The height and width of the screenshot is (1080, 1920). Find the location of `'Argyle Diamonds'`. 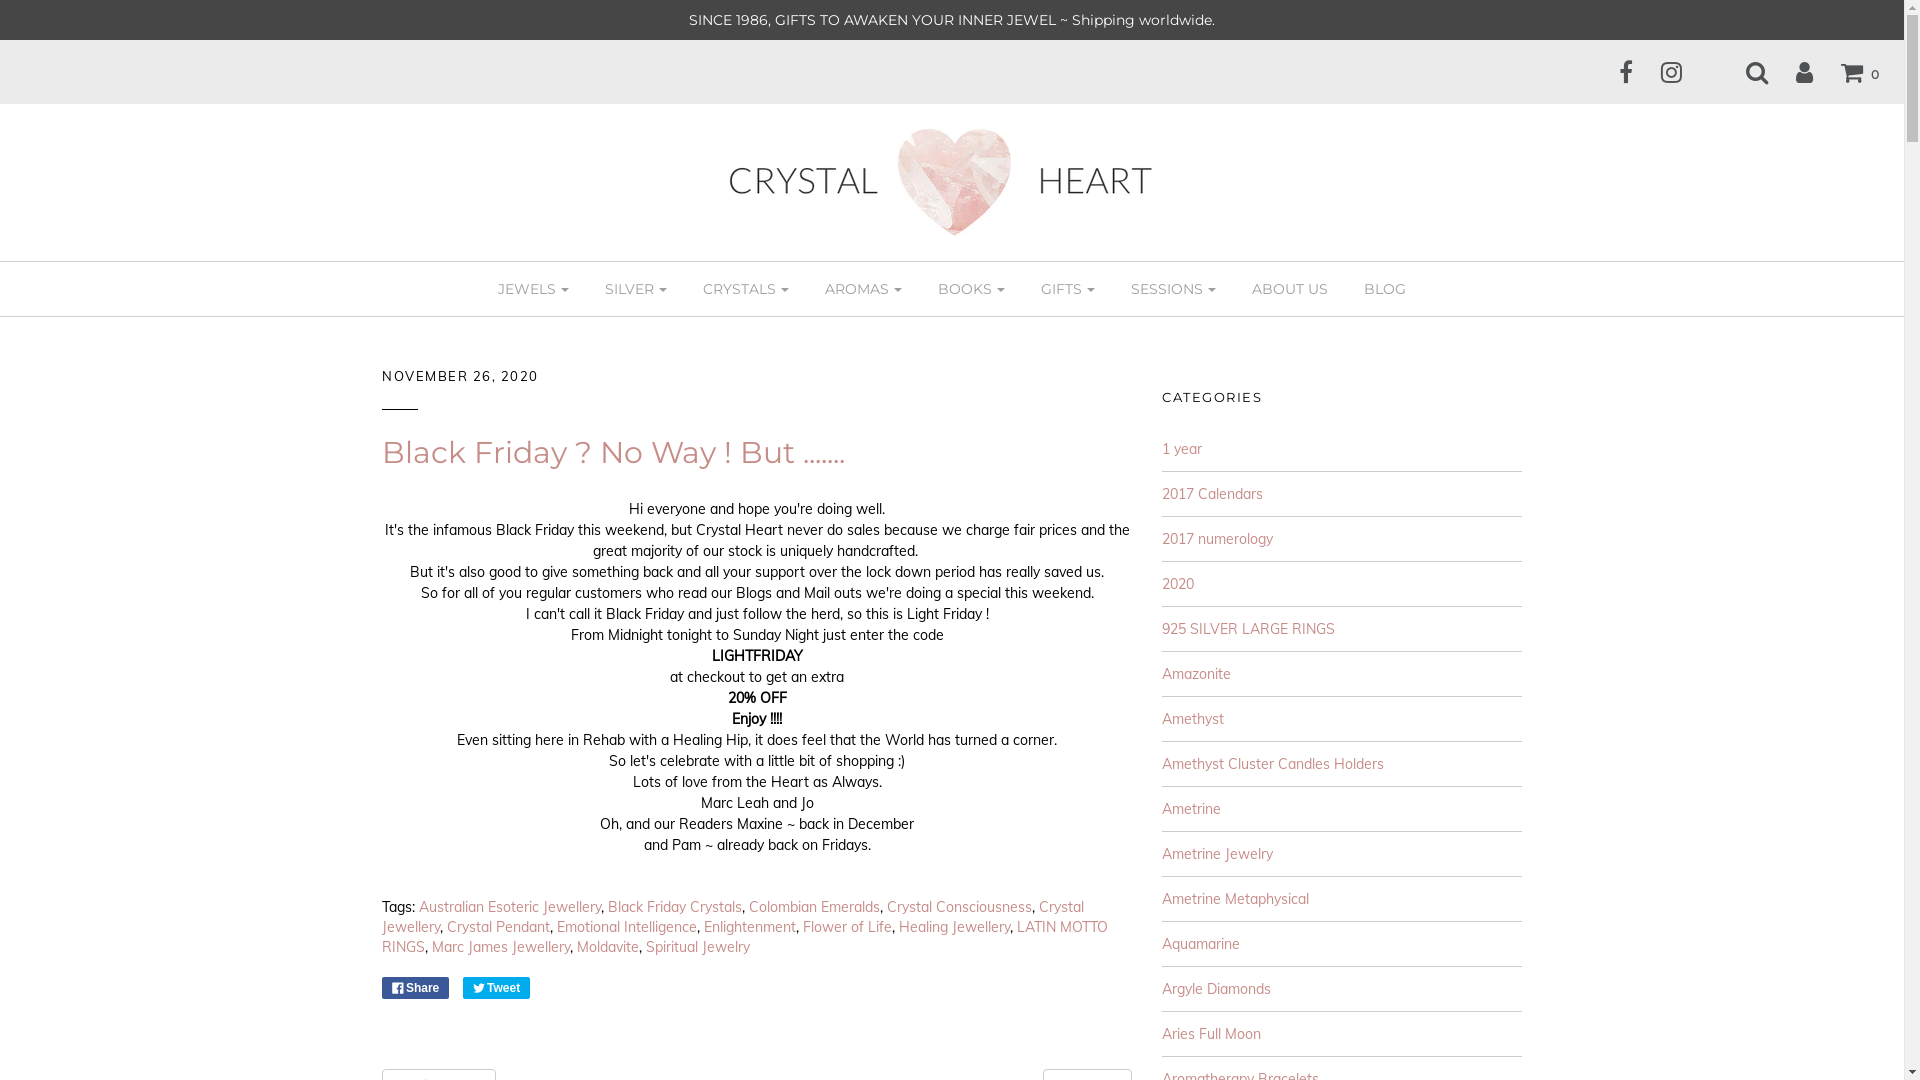

'Argyle Diamonds' is located at coordinates (1215, 987).